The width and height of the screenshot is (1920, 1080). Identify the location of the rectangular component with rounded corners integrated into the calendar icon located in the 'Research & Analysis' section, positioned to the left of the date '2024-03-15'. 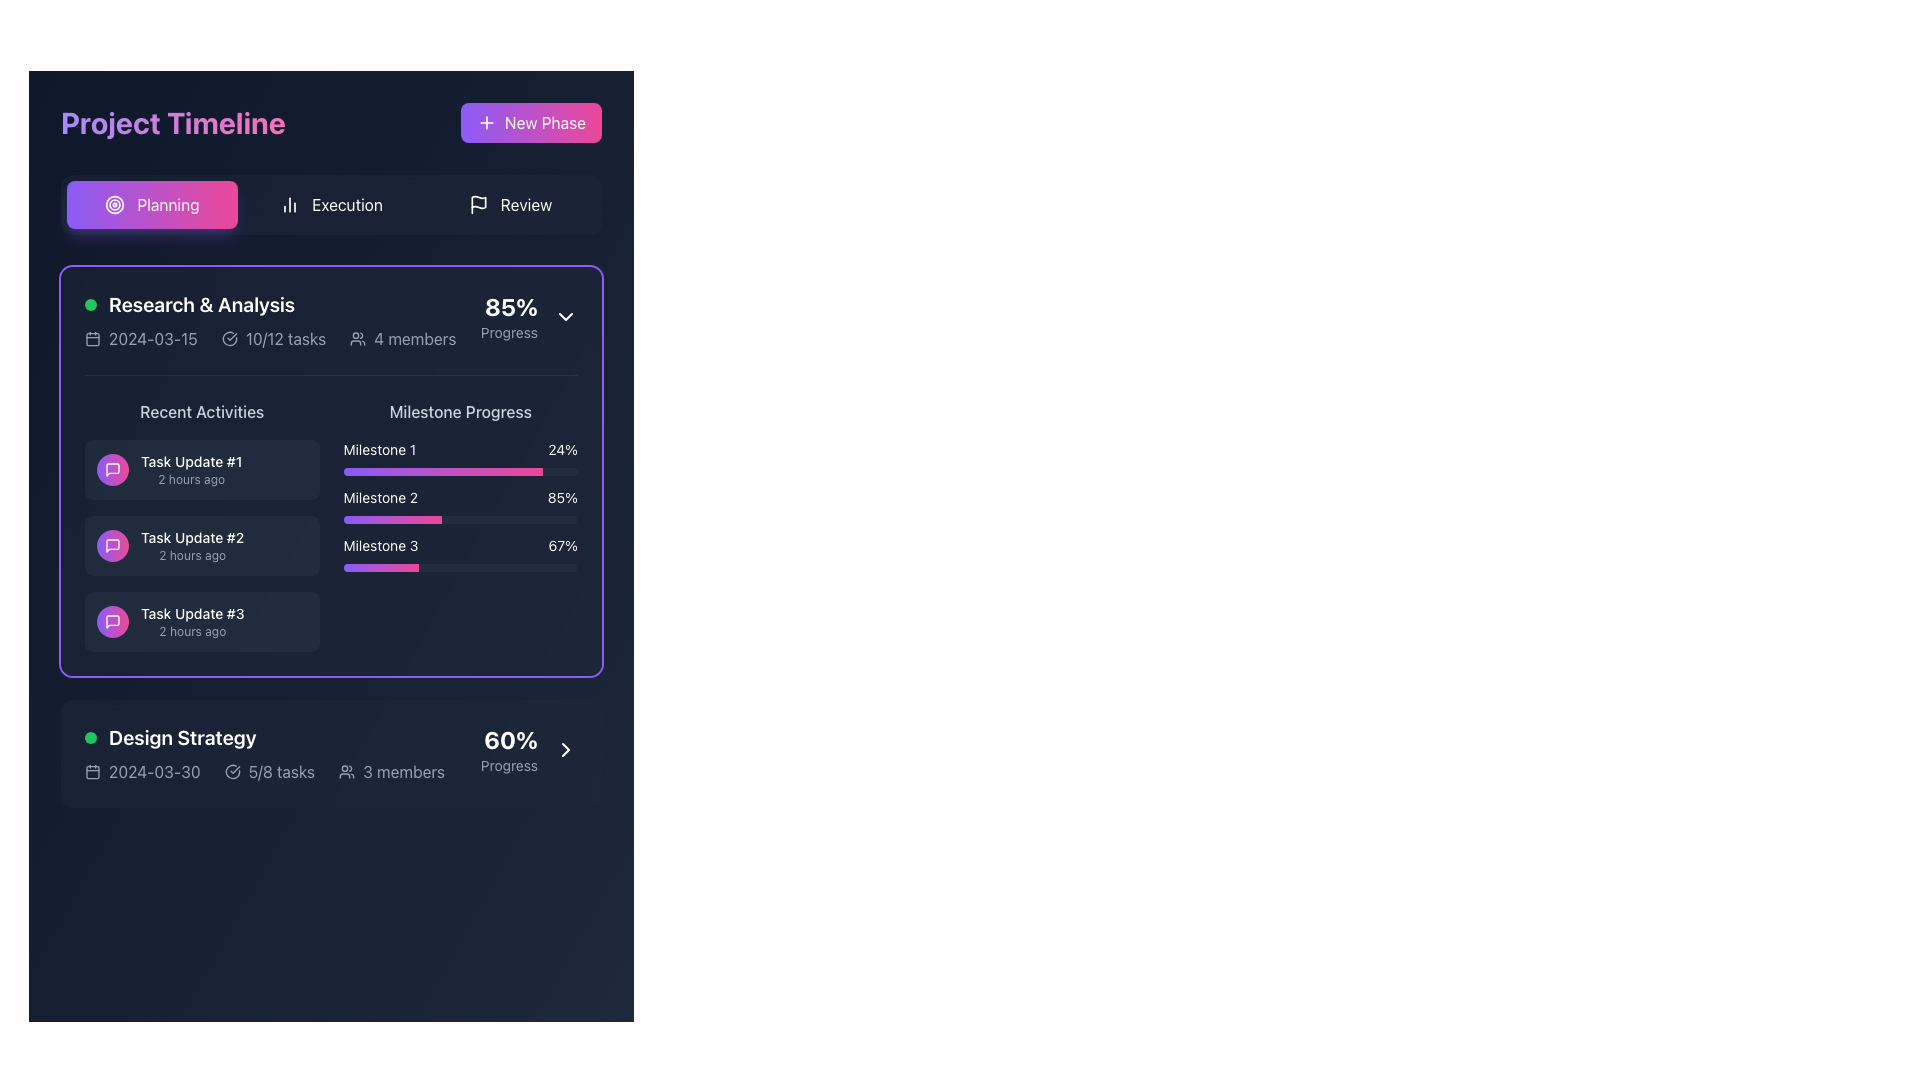
(91, 338).